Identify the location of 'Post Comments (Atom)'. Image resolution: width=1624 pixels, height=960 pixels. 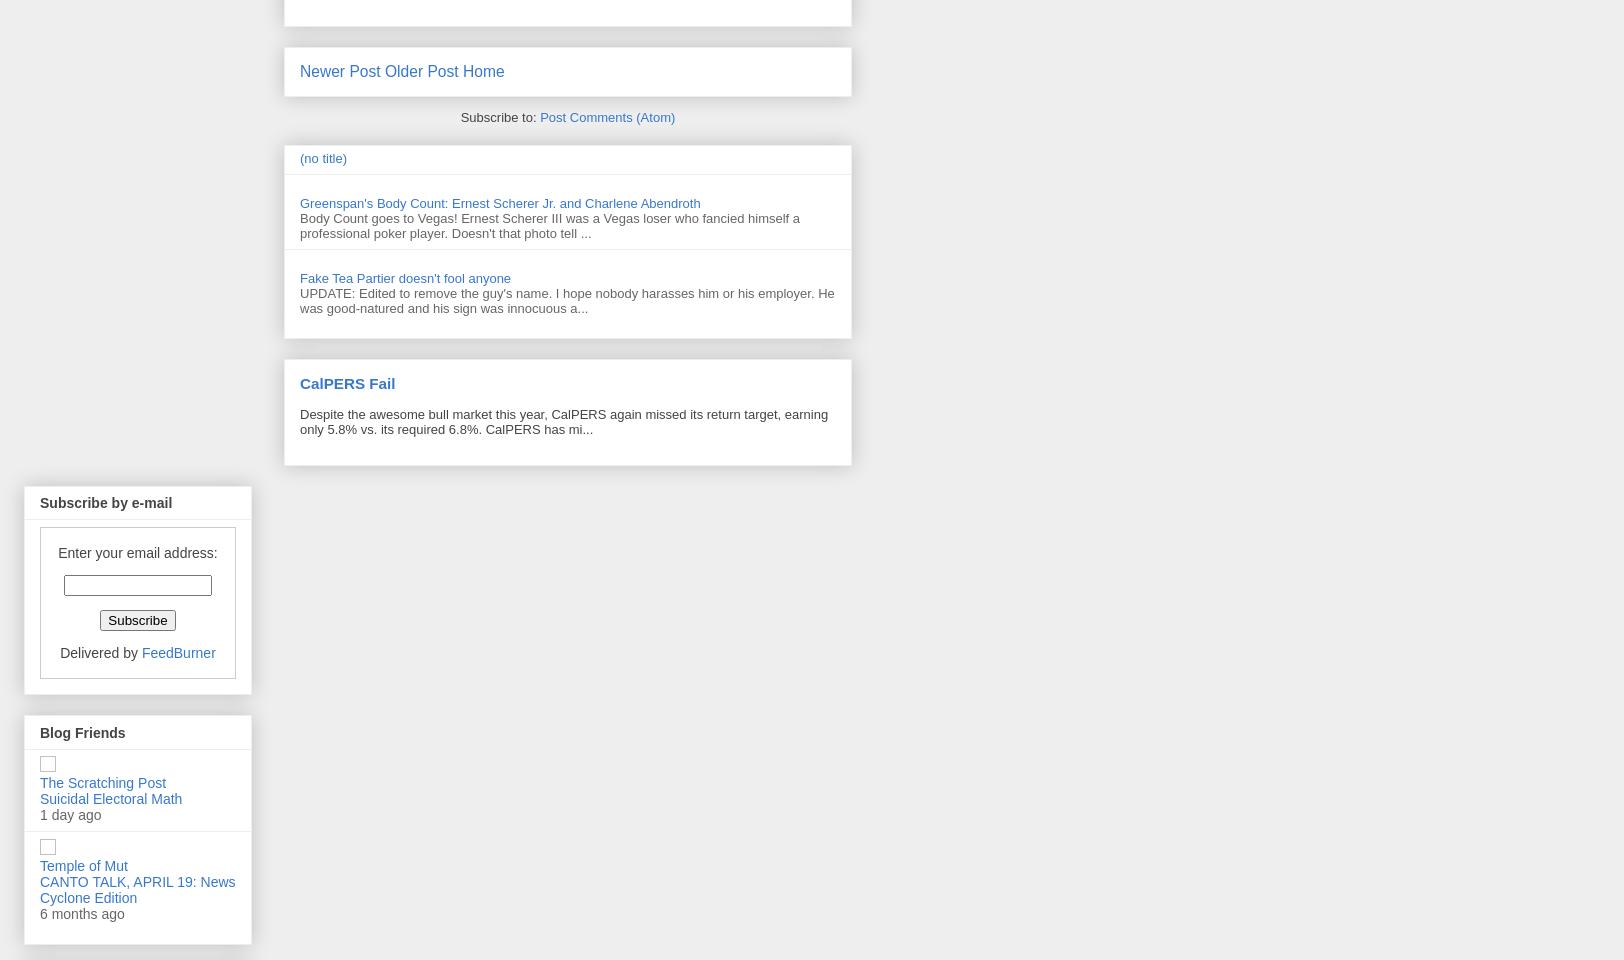
(607, 116).